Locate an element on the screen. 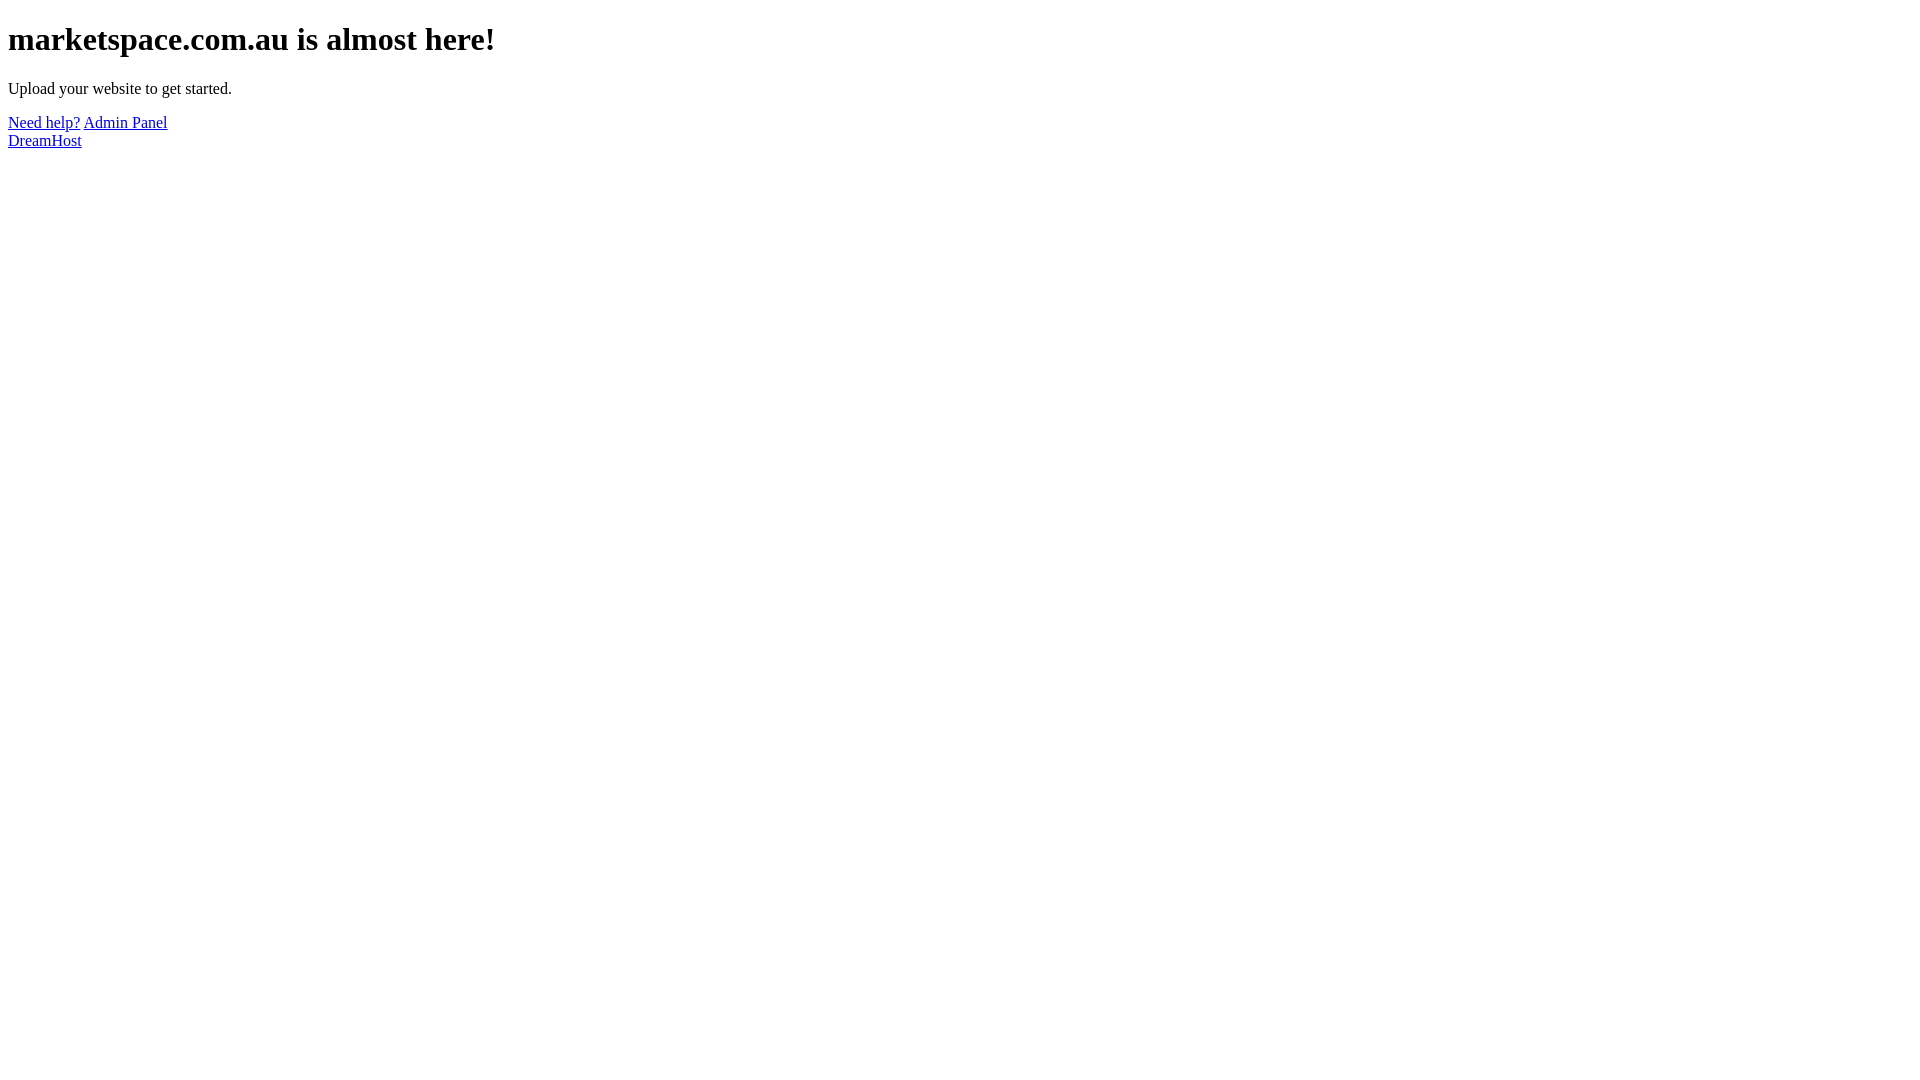 This screenshot has width=1920, height=1080. 'Need help?' is located at coordinates (43, 122).